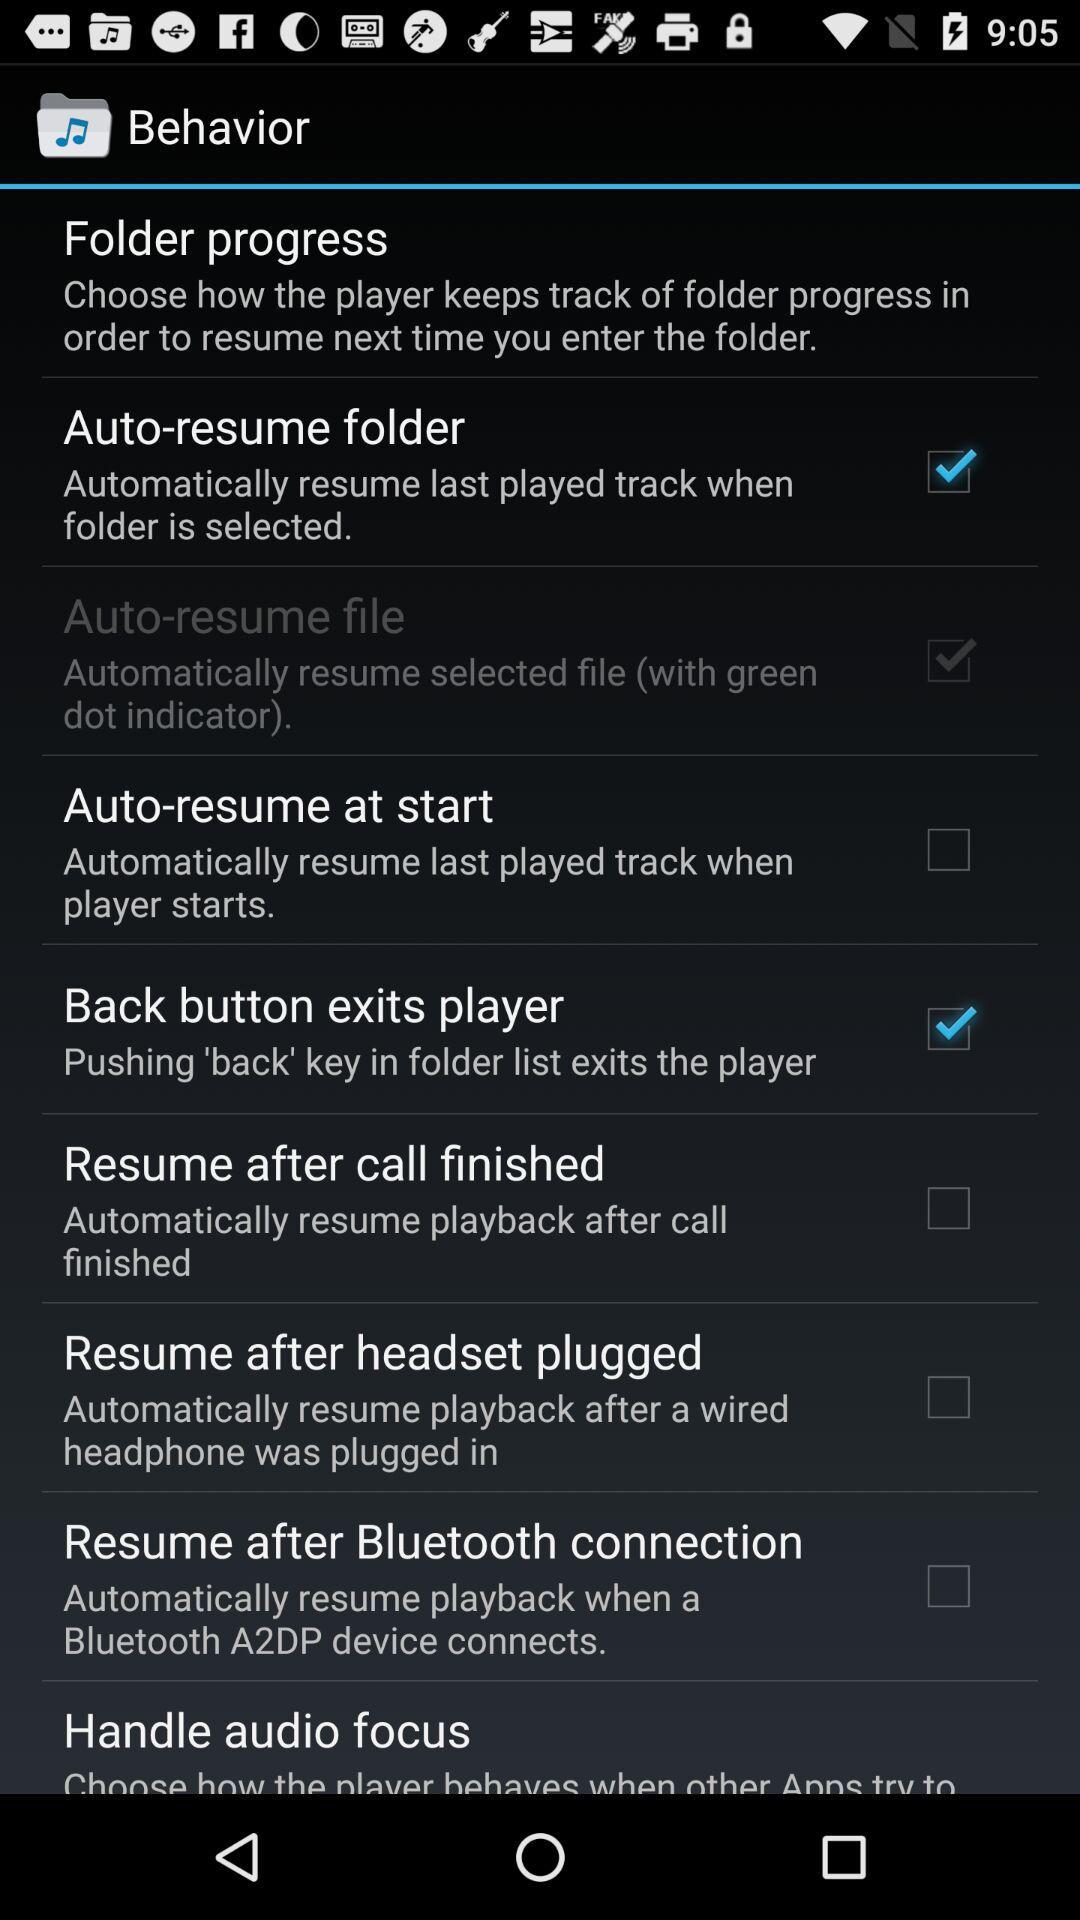  What do you see at coordinates (265, 1728) in the screenshot?
I see `item below automatically resume playback` at bounding box center [265, 1728].